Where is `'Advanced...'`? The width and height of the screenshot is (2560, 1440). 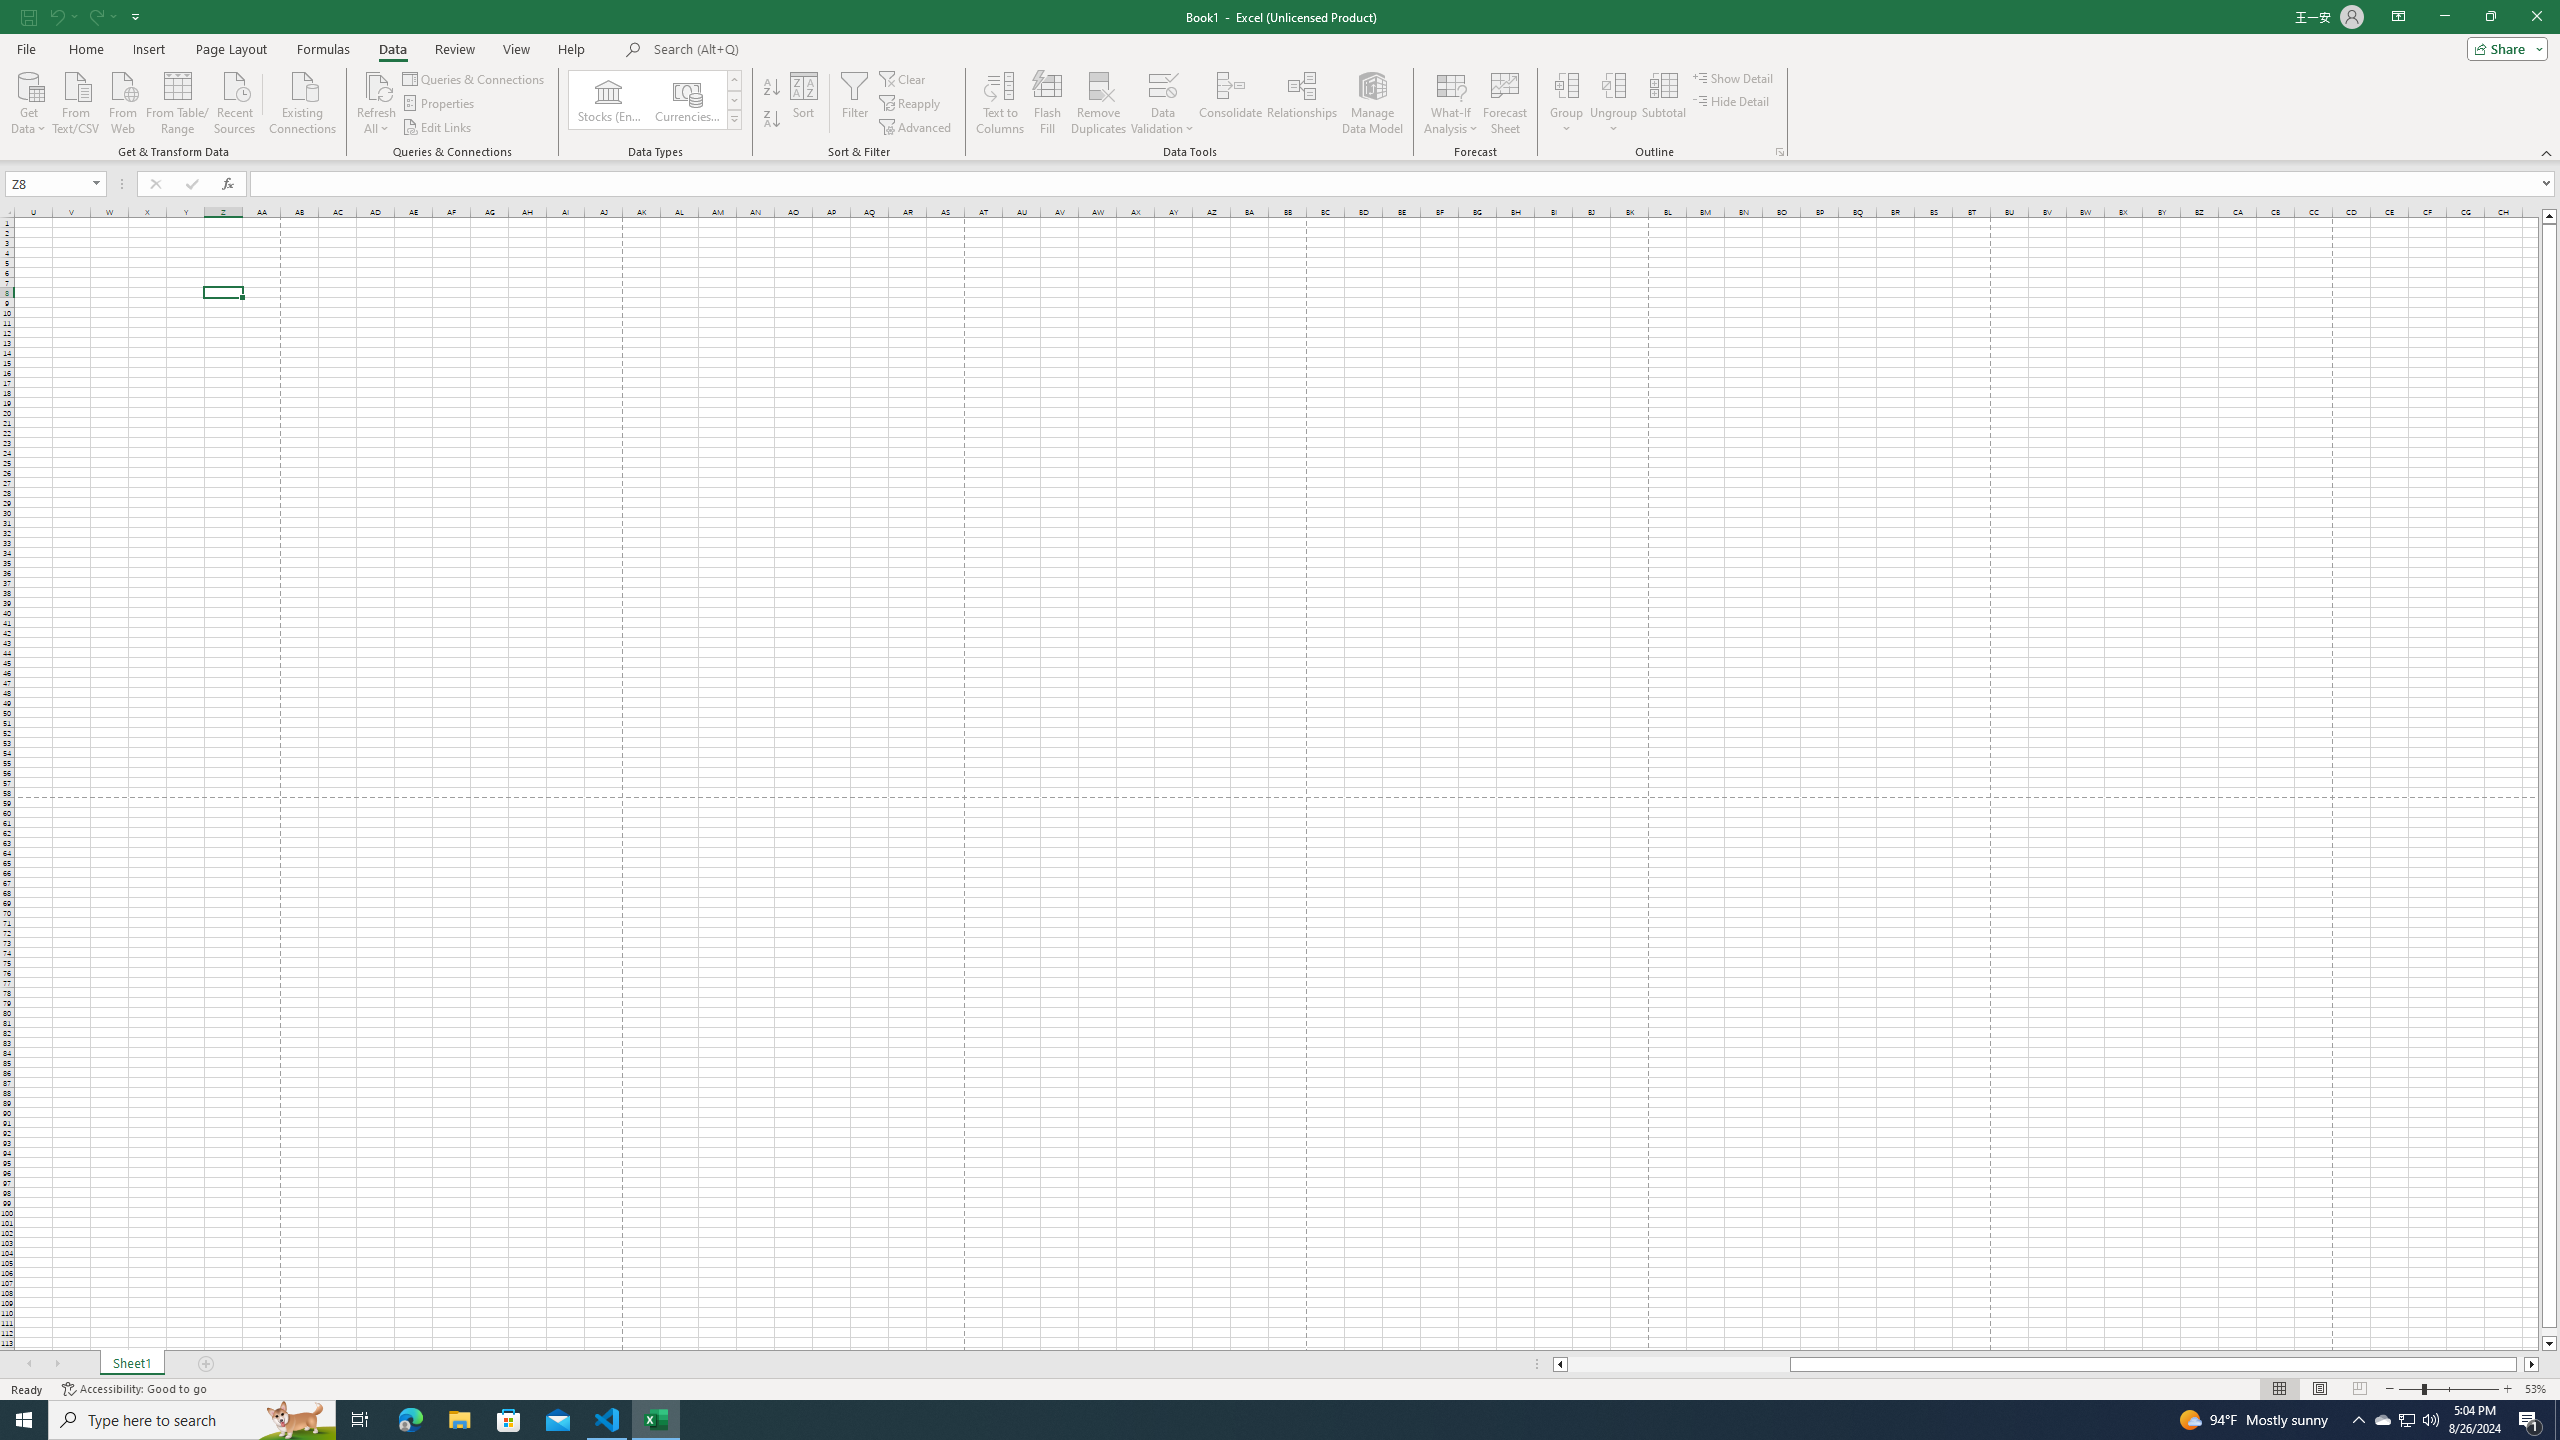
'Advanced...' is located at coordinates (916, 127).